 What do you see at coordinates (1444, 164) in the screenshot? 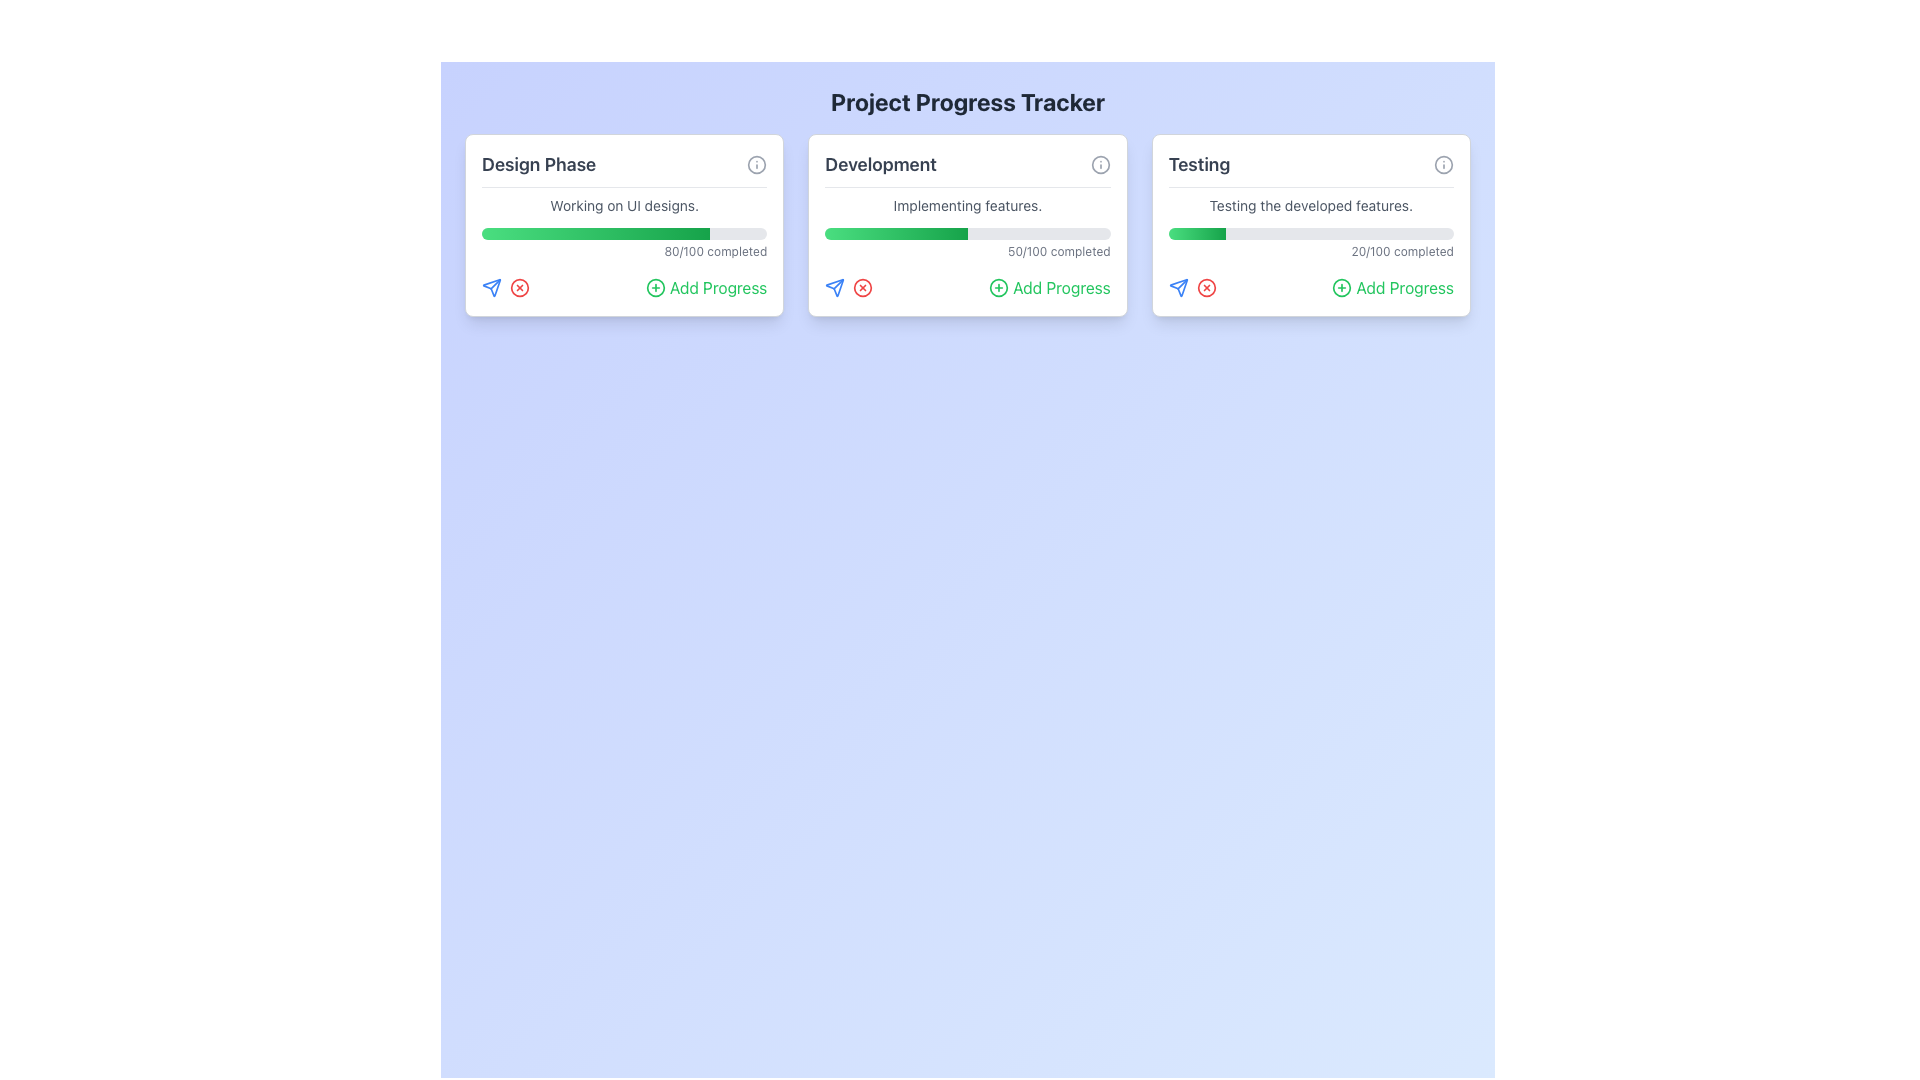
I see `the small circular information button with an 'i' icon located at the top-right of the 'Testing' card's header section` at bounding box center [1444, 164].